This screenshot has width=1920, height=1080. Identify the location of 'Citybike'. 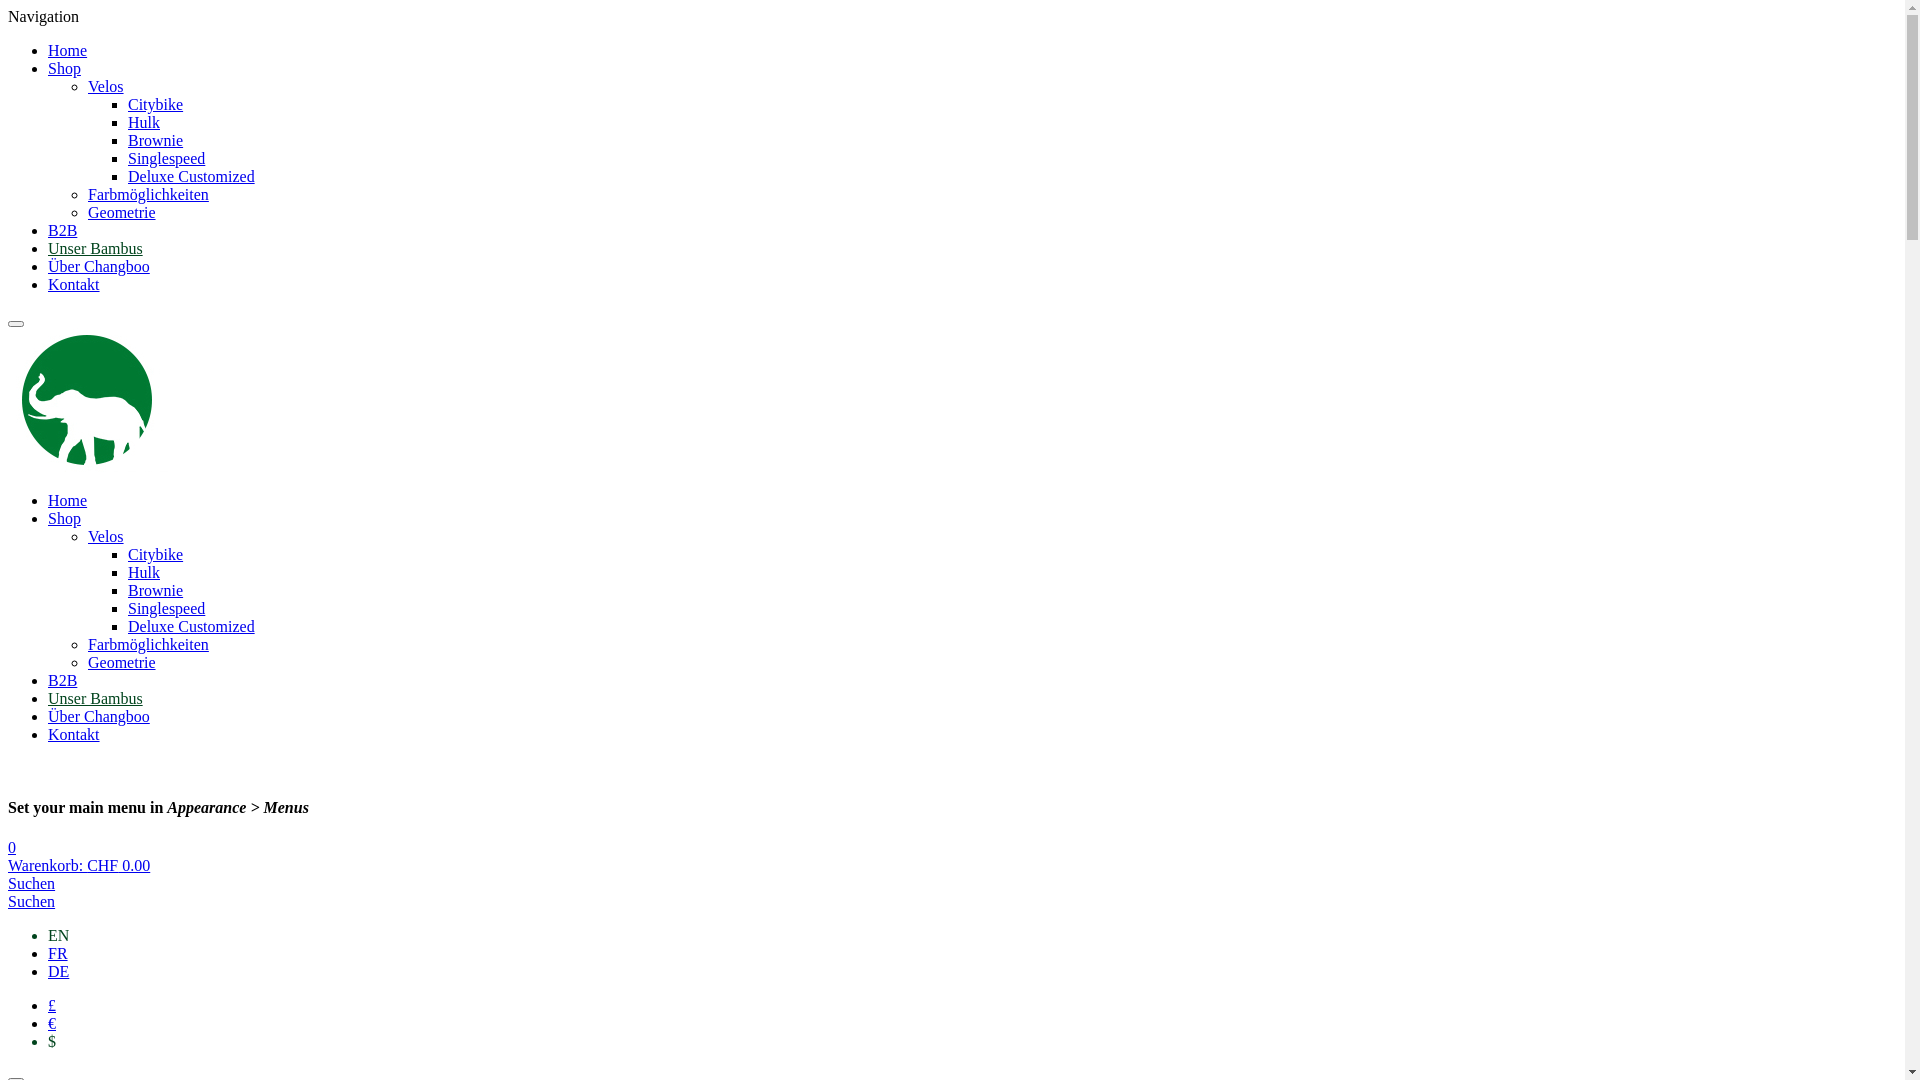
(154, 104).